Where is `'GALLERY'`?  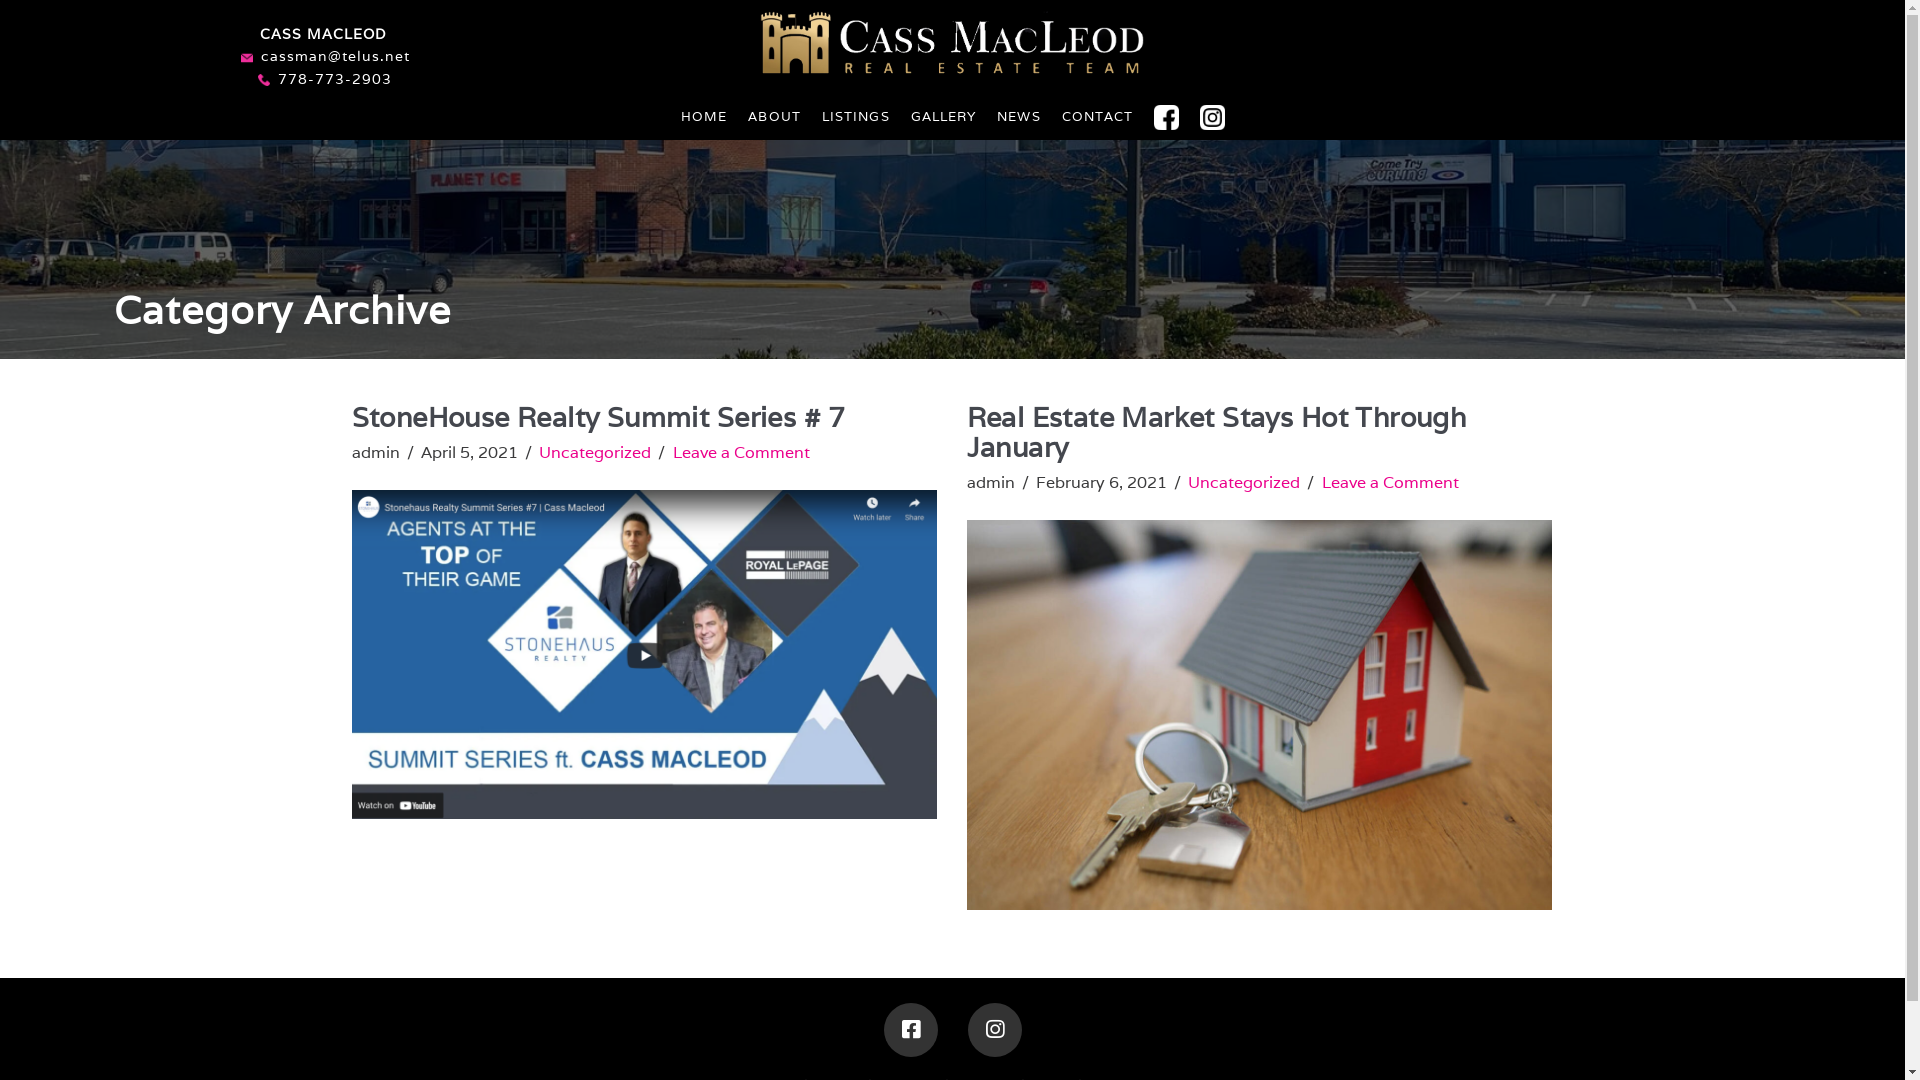
'GALLERY' is located at coordinates (942, 115).